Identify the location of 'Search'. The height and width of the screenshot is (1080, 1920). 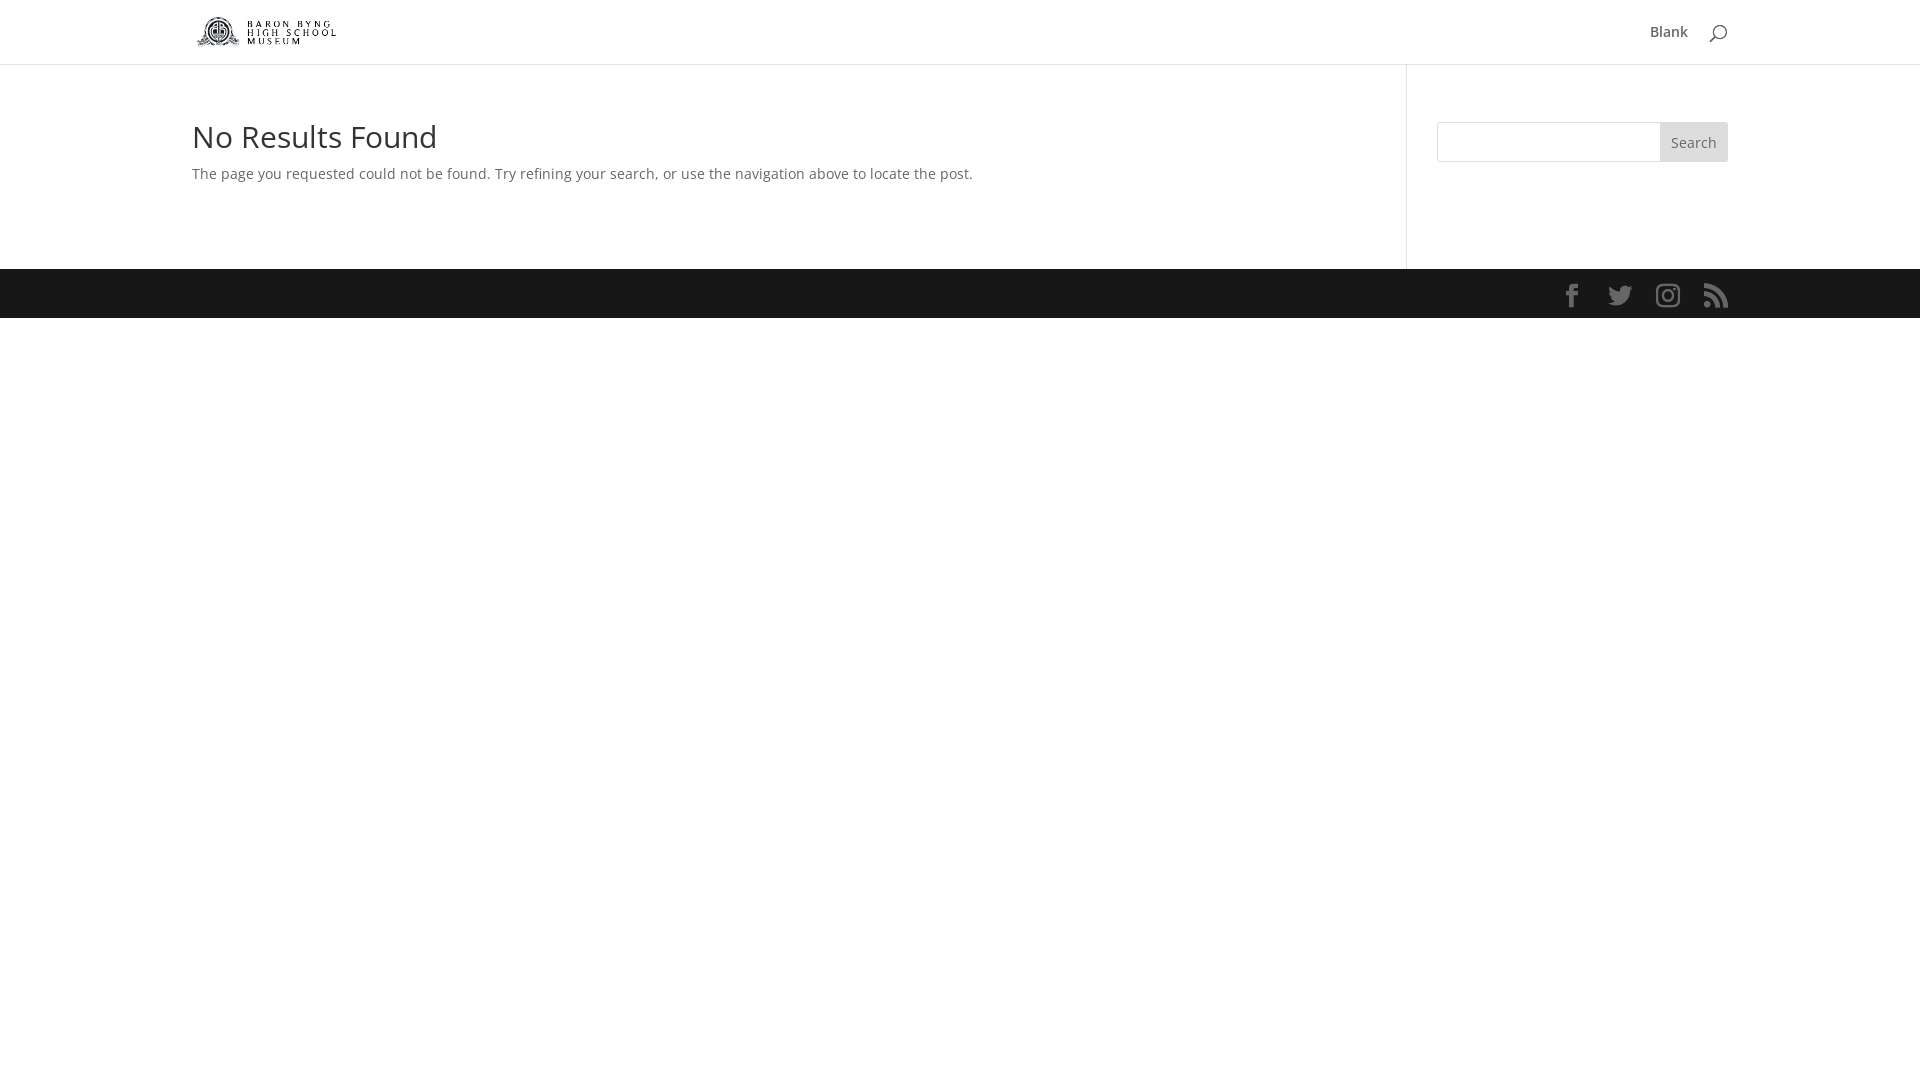
(1693, 141).